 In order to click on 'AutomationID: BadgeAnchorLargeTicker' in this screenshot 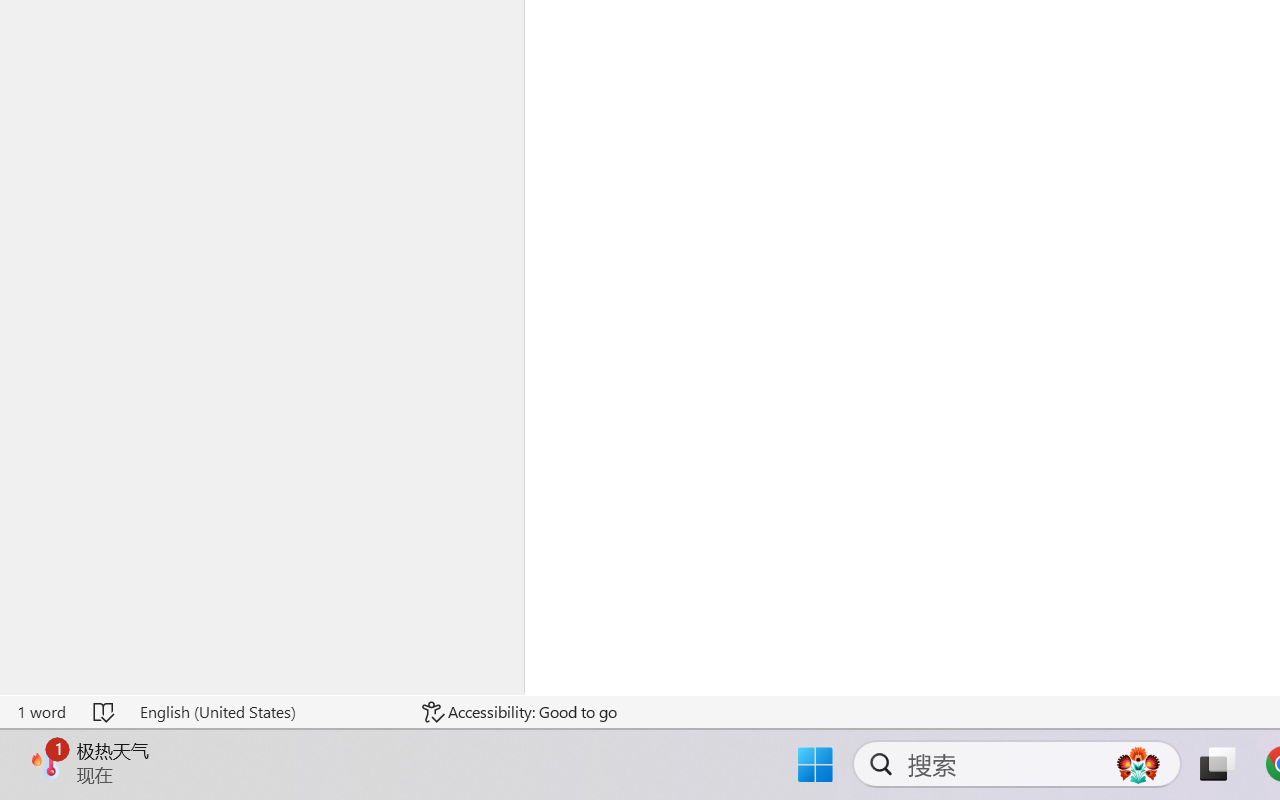, I will do `click(46, 762)`.